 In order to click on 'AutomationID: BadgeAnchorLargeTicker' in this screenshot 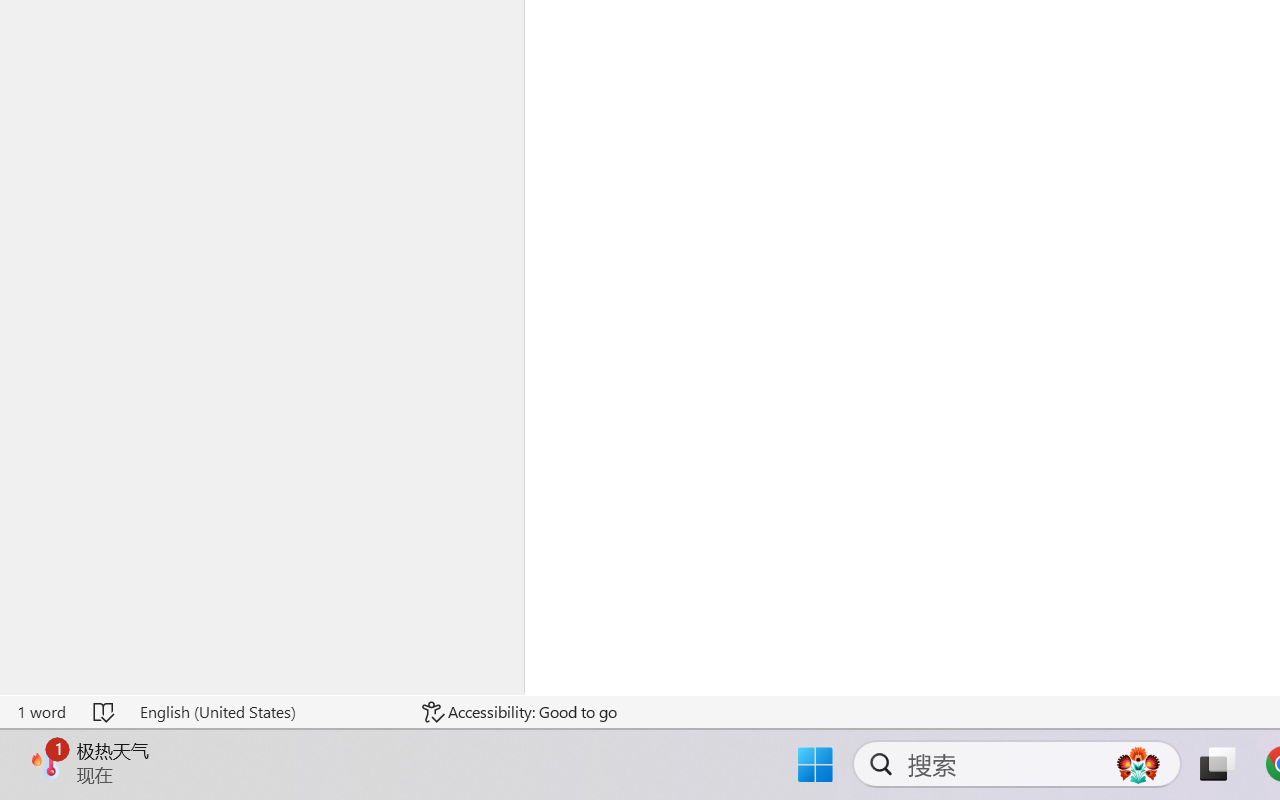, I will do `click(46, 762)`.